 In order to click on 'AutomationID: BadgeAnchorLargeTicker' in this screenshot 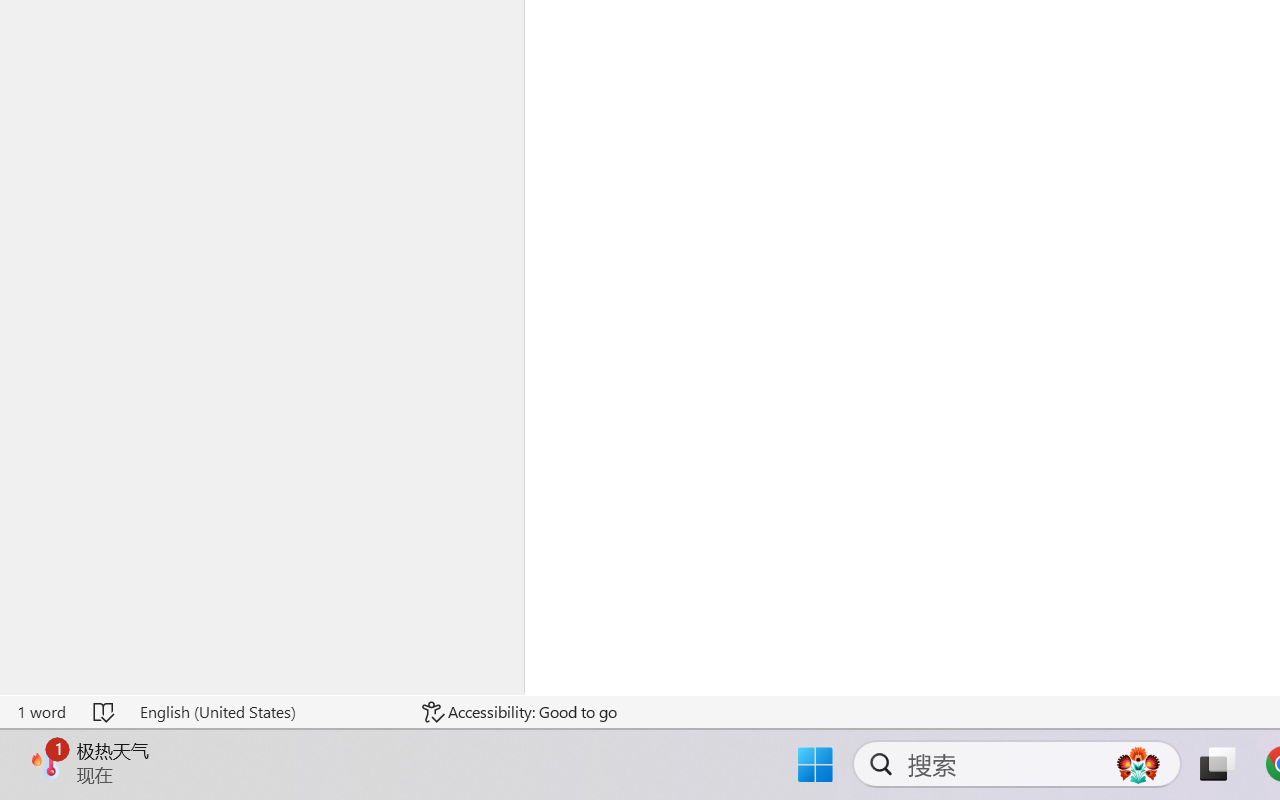, I will do `click(46, 762)`.